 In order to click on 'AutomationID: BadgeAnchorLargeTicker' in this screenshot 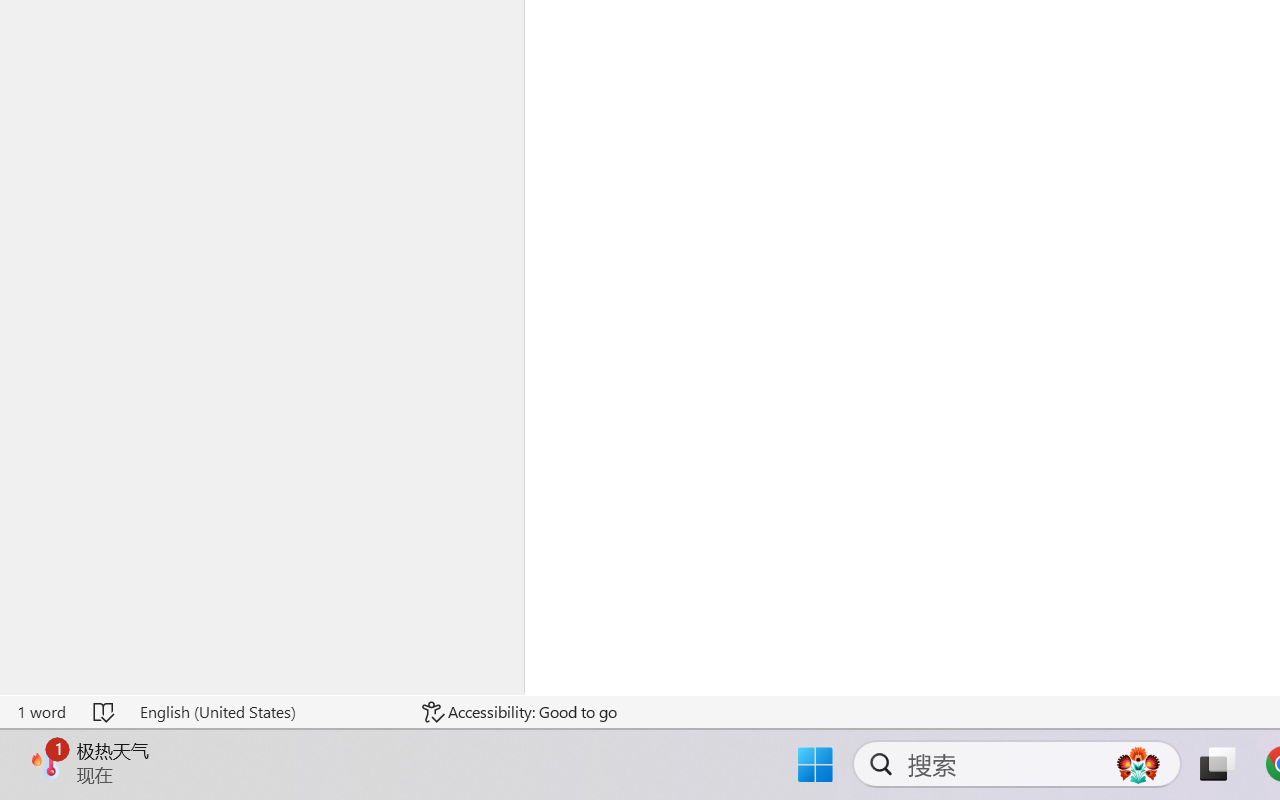, I will do `click(46, 762)`.